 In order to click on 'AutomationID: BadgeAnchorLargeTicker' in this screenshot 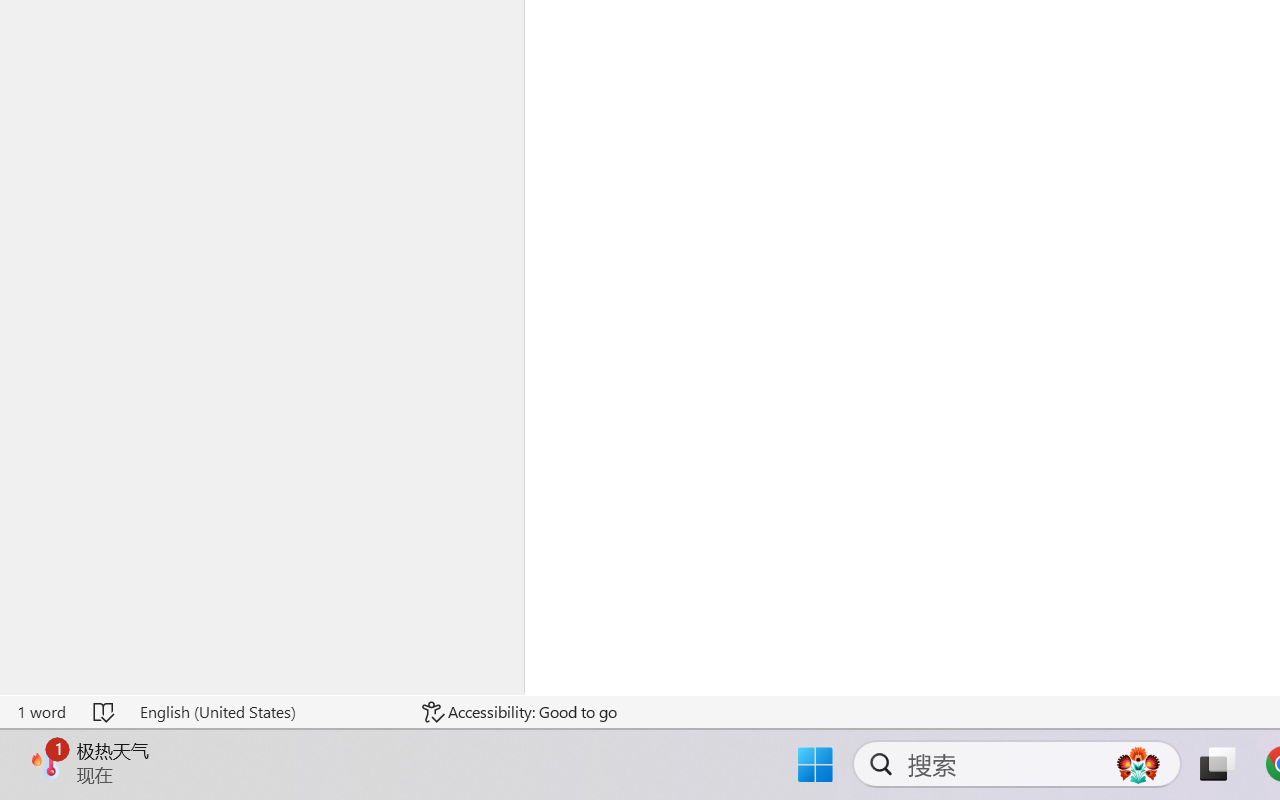, I will do `click(46, 762)`.